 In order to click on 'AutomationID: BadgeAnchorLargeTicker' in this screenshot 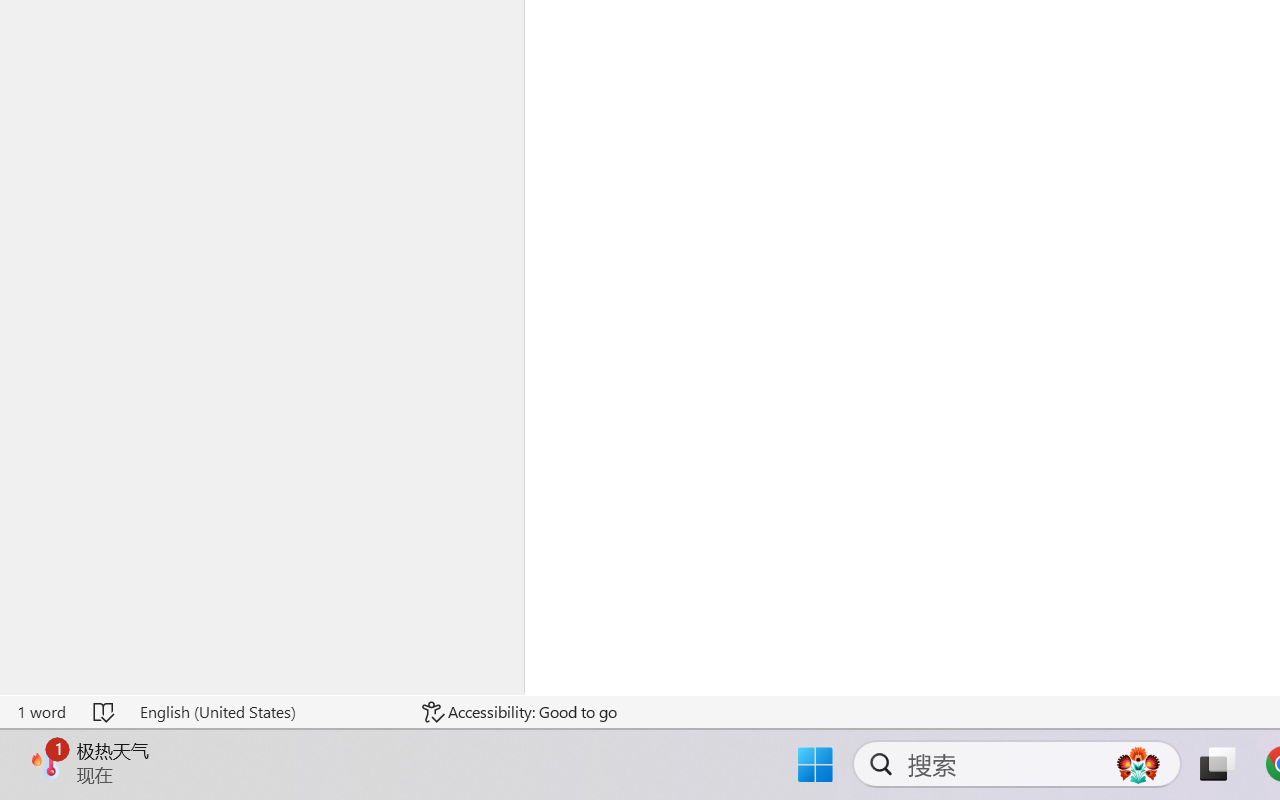, I will do `click(46, 762)`.